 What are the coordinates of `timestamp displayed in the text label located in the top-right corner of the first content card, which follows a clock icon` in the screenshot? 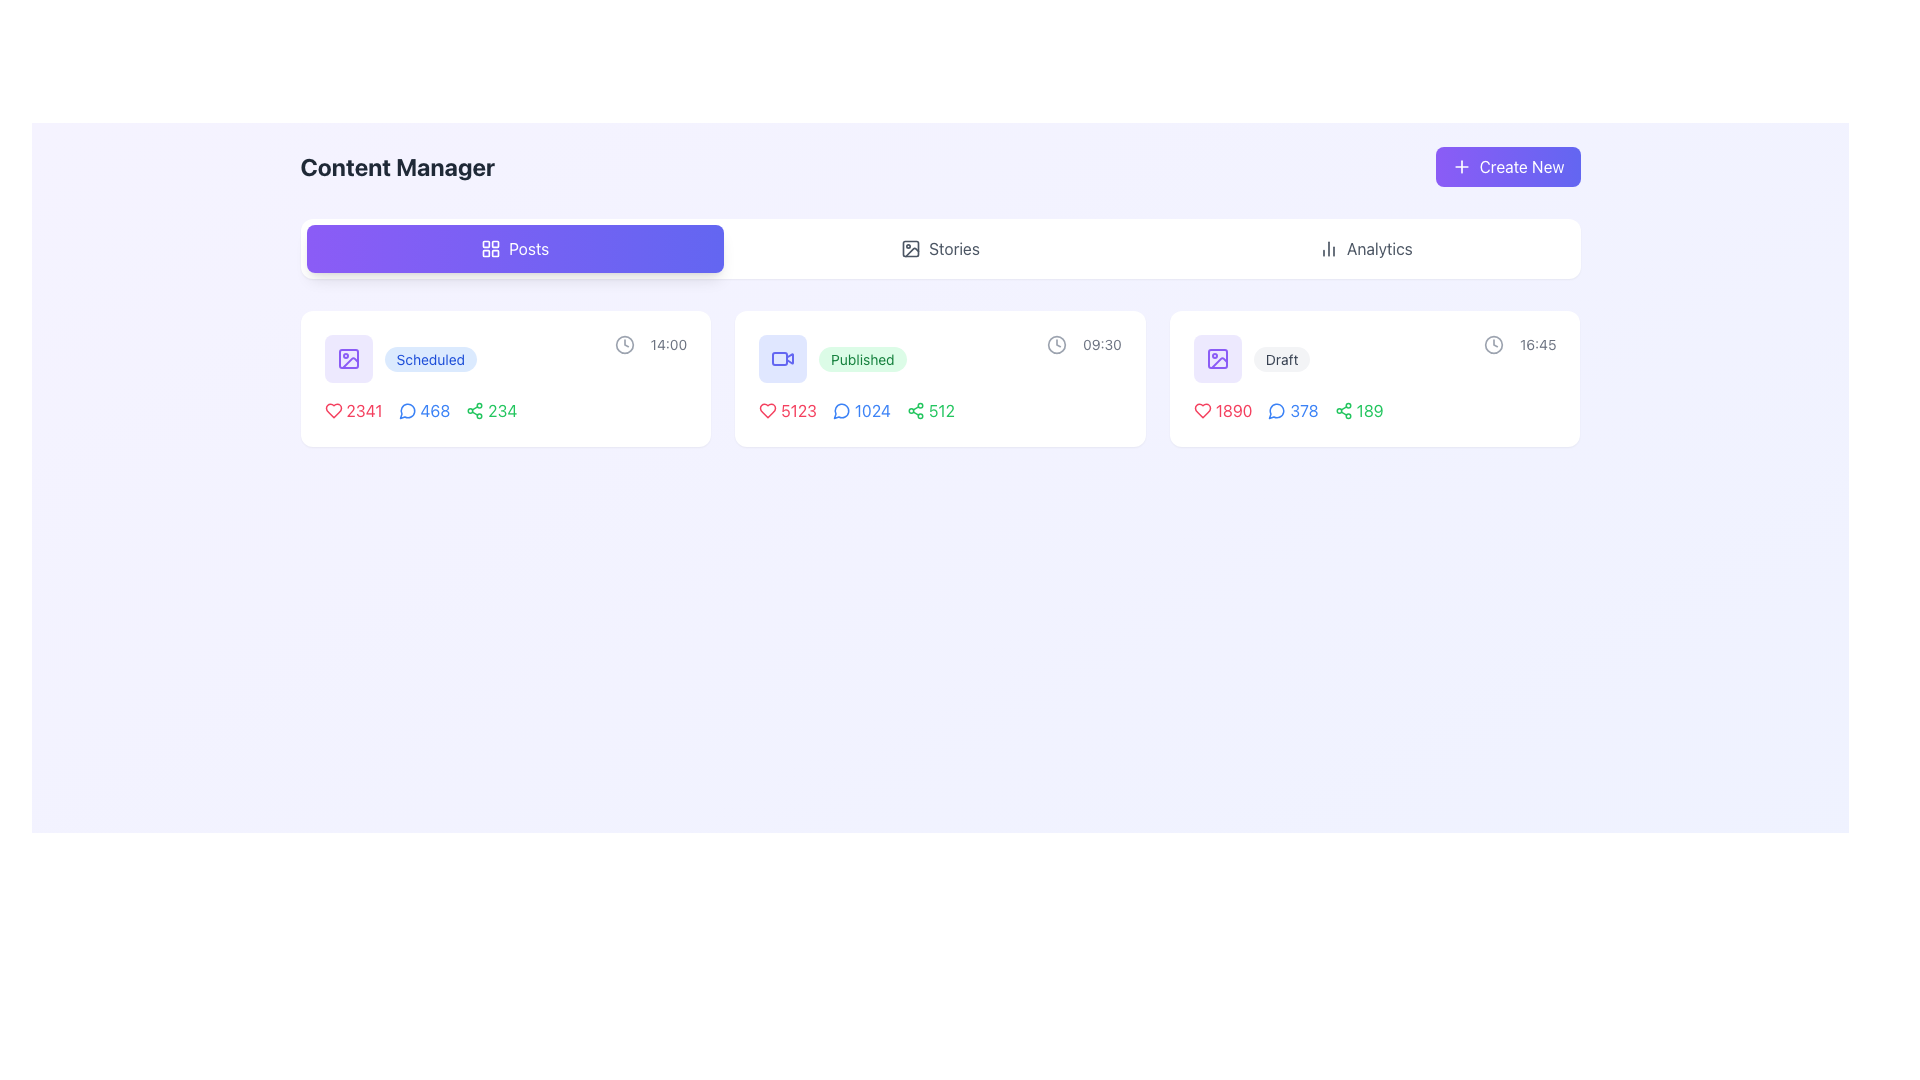 It's located at (668, 343).